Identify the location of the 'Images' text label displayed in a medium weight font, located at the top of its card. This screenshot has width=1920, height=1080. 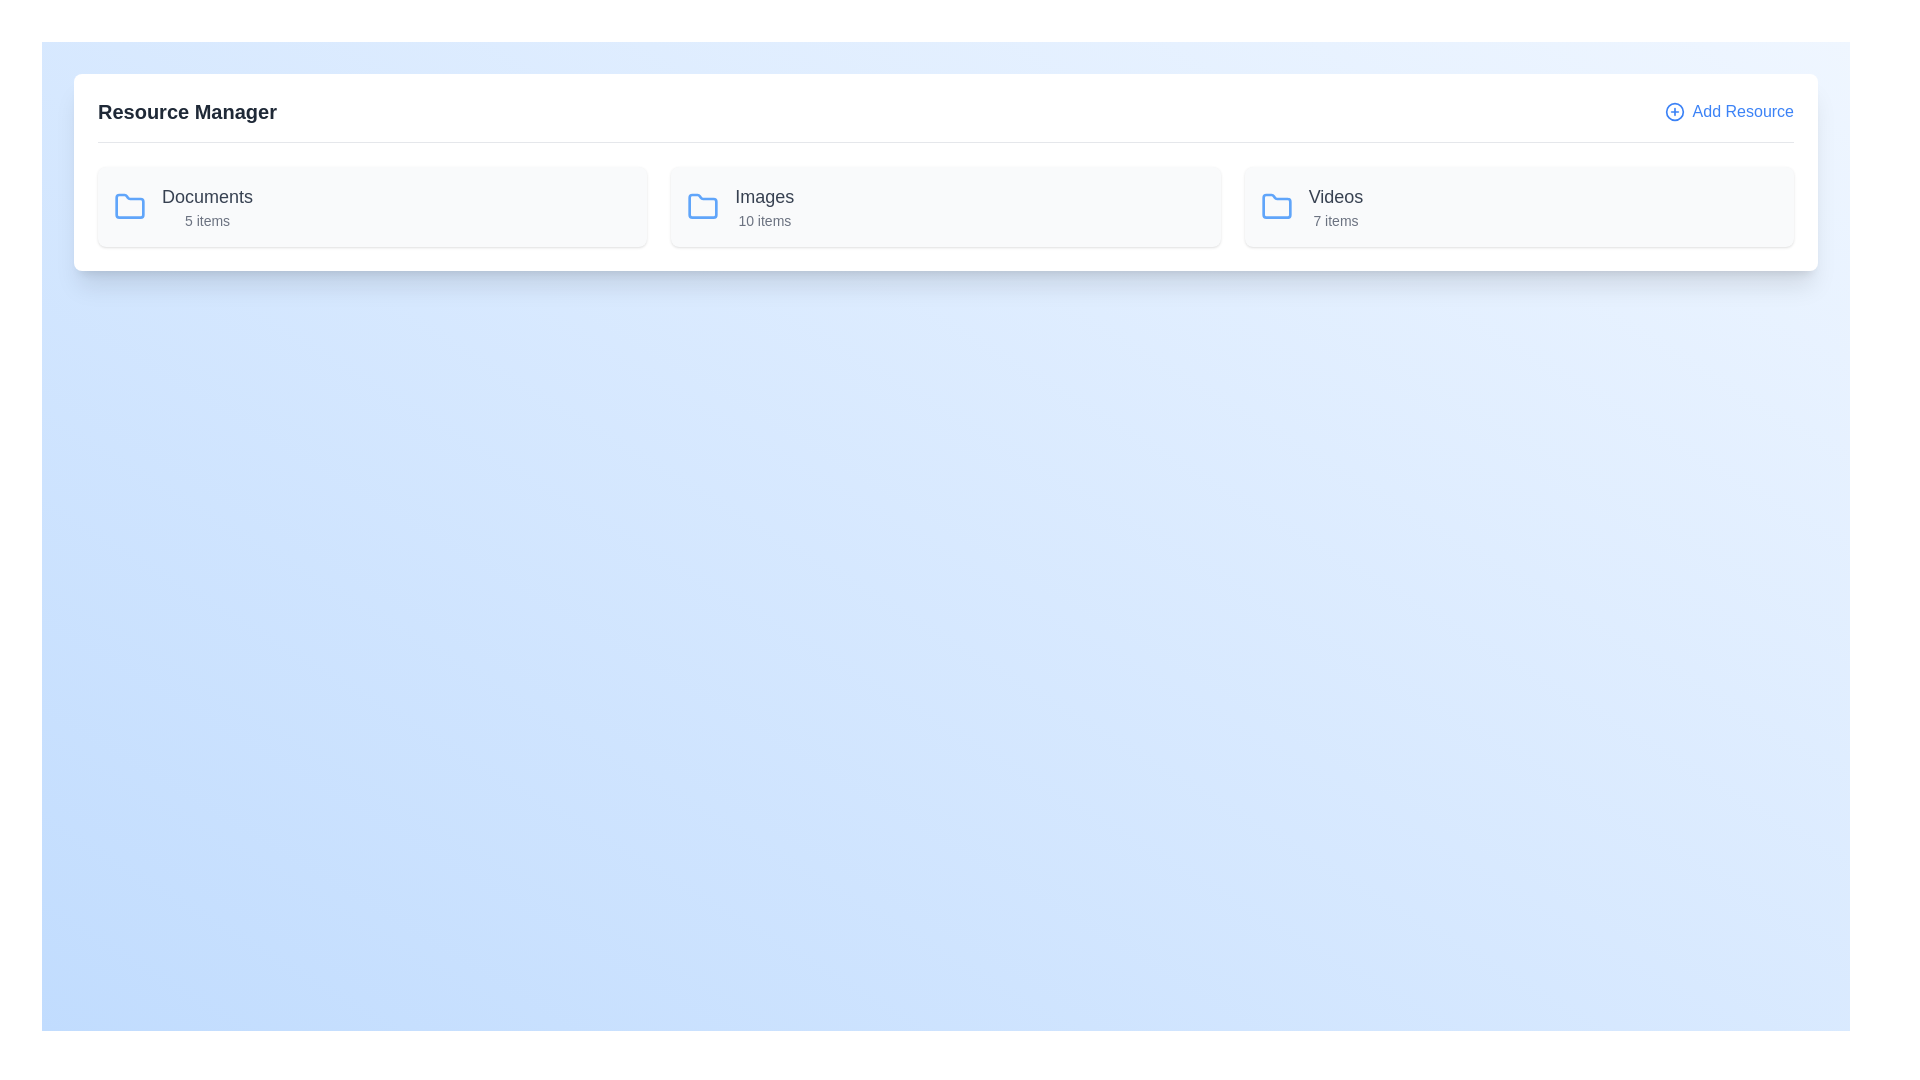
(763, 196).